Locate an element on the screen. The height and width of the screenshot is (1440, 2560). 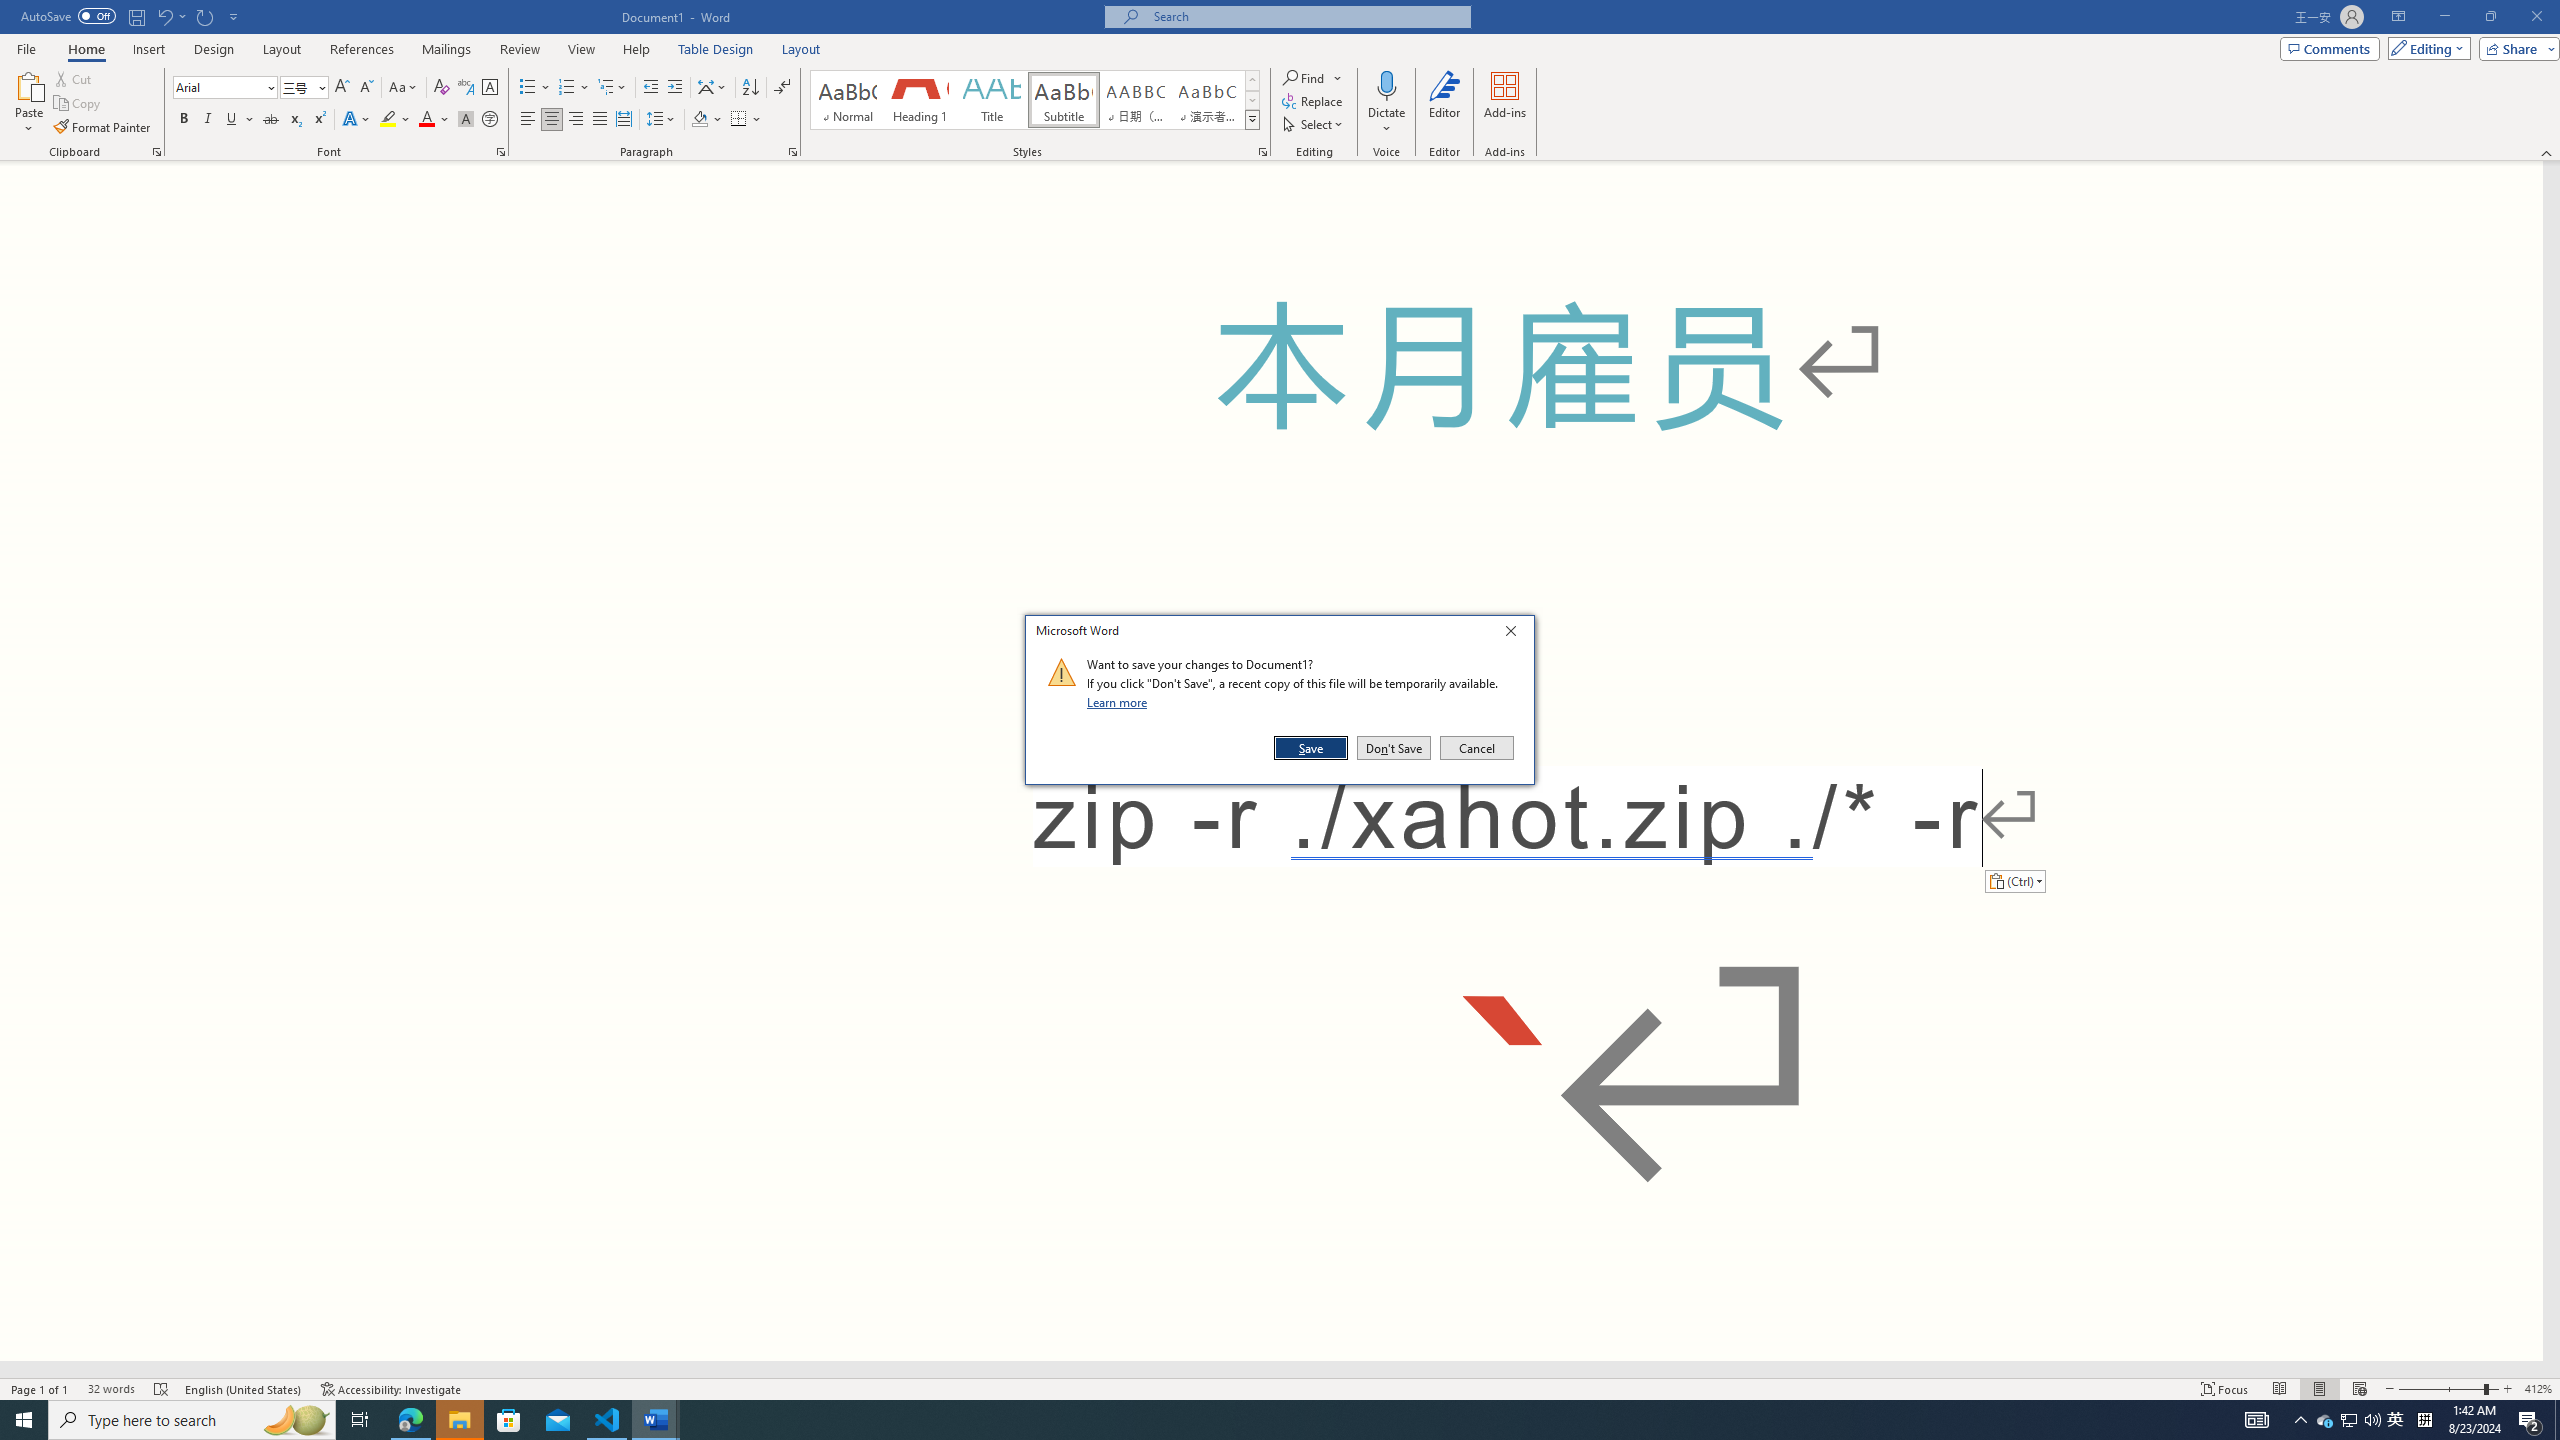
'Row up' is located at coordinates (1251, 80).